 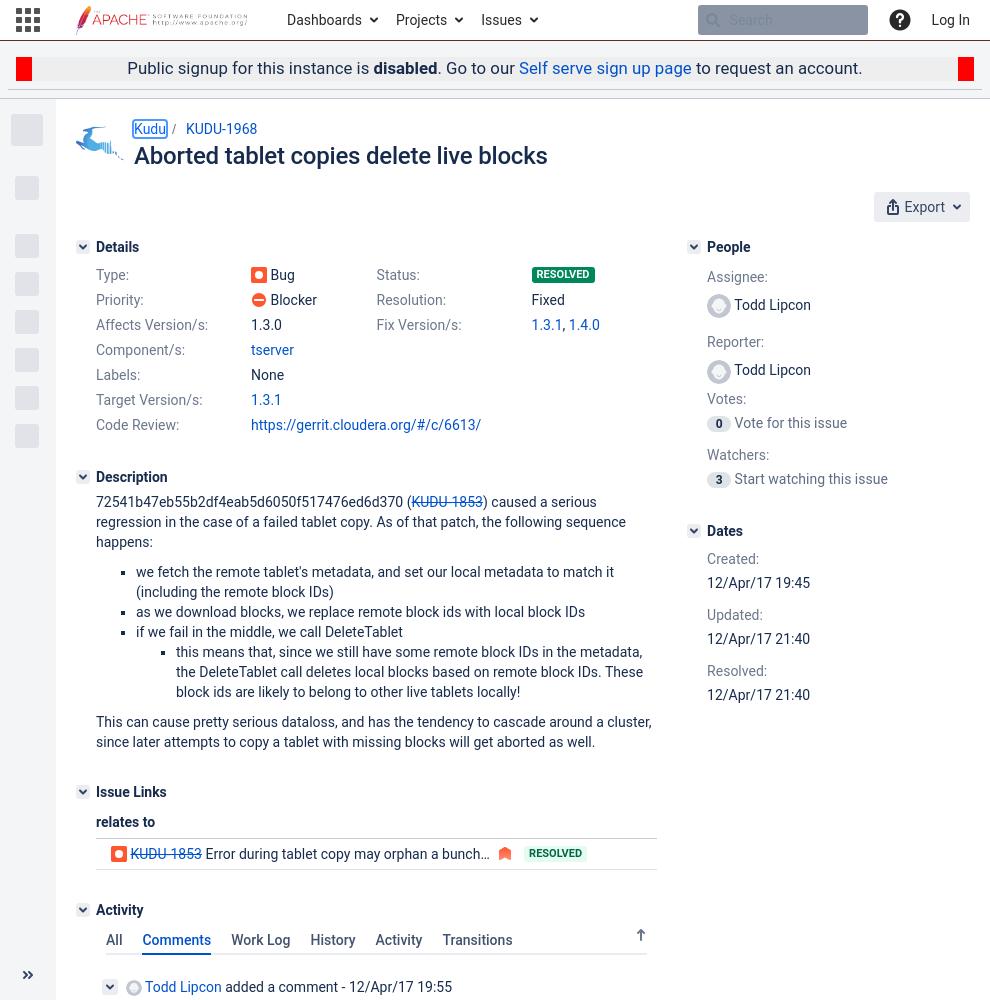 What do you see at coordinates (124, 820) in the screenshot?
I see `'relates to'` at bounding box center [124, 820].